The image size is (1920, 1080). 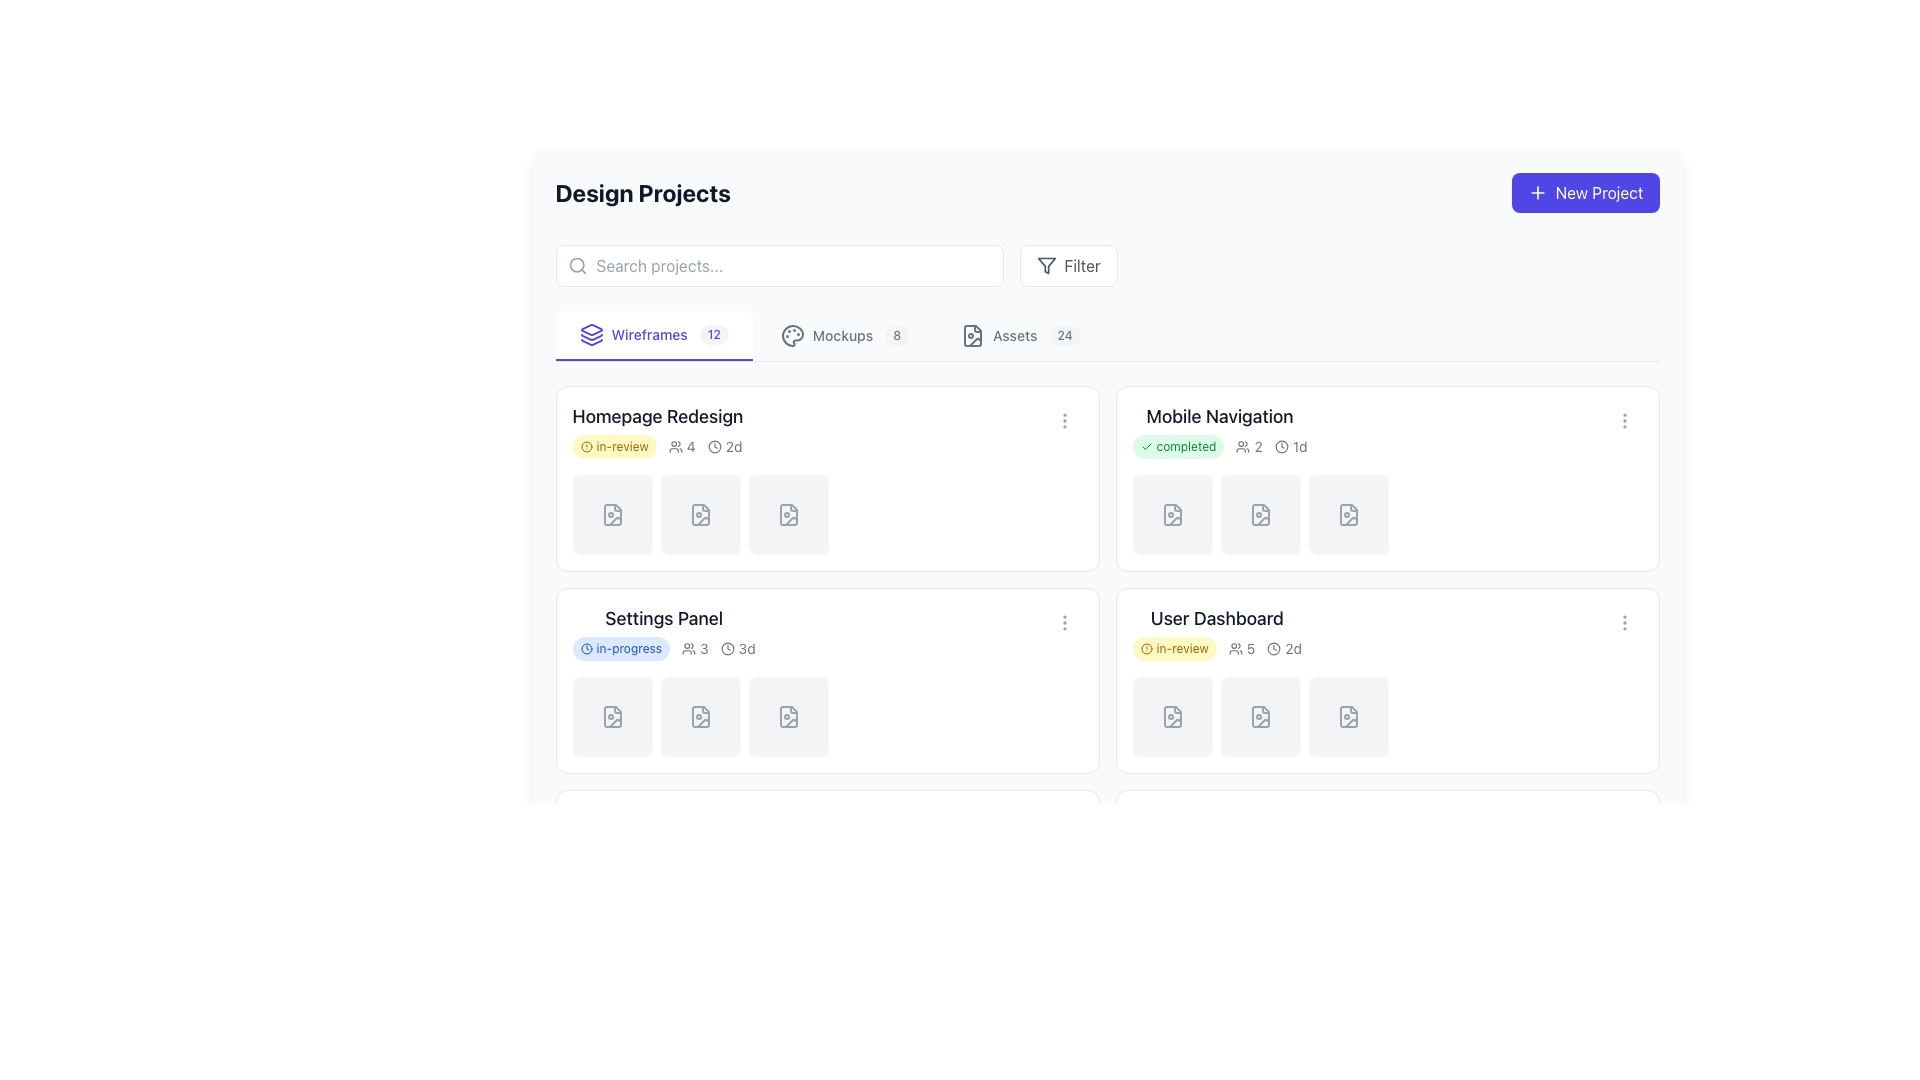 What do you see at coordinates (1273, 648) in the screenshot?
I see `the decorative SVG circle representing the clock's face in the upper-right corner of the User Dashboard section` at bounding box center [1273, 648].